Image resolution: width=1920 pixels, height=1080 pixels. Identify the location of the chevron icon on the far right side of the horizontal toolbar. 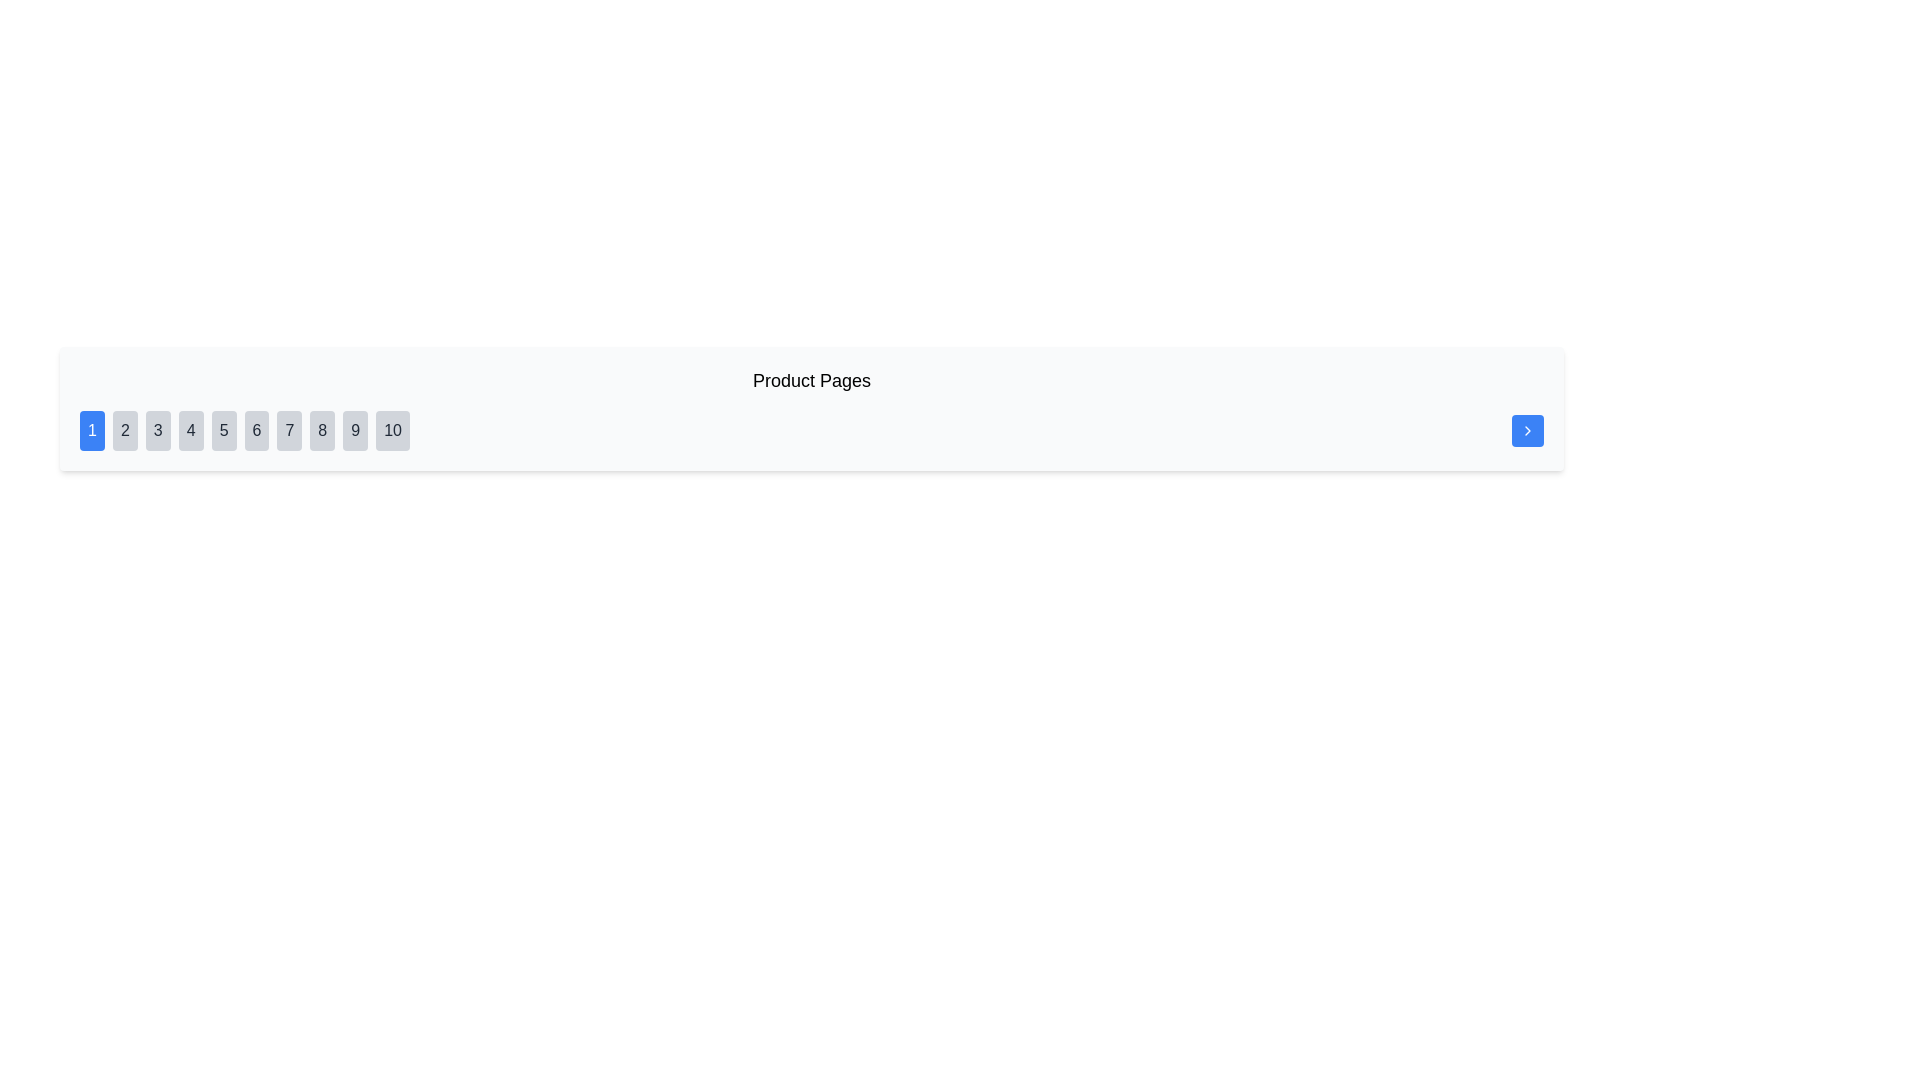
(1526, 430).